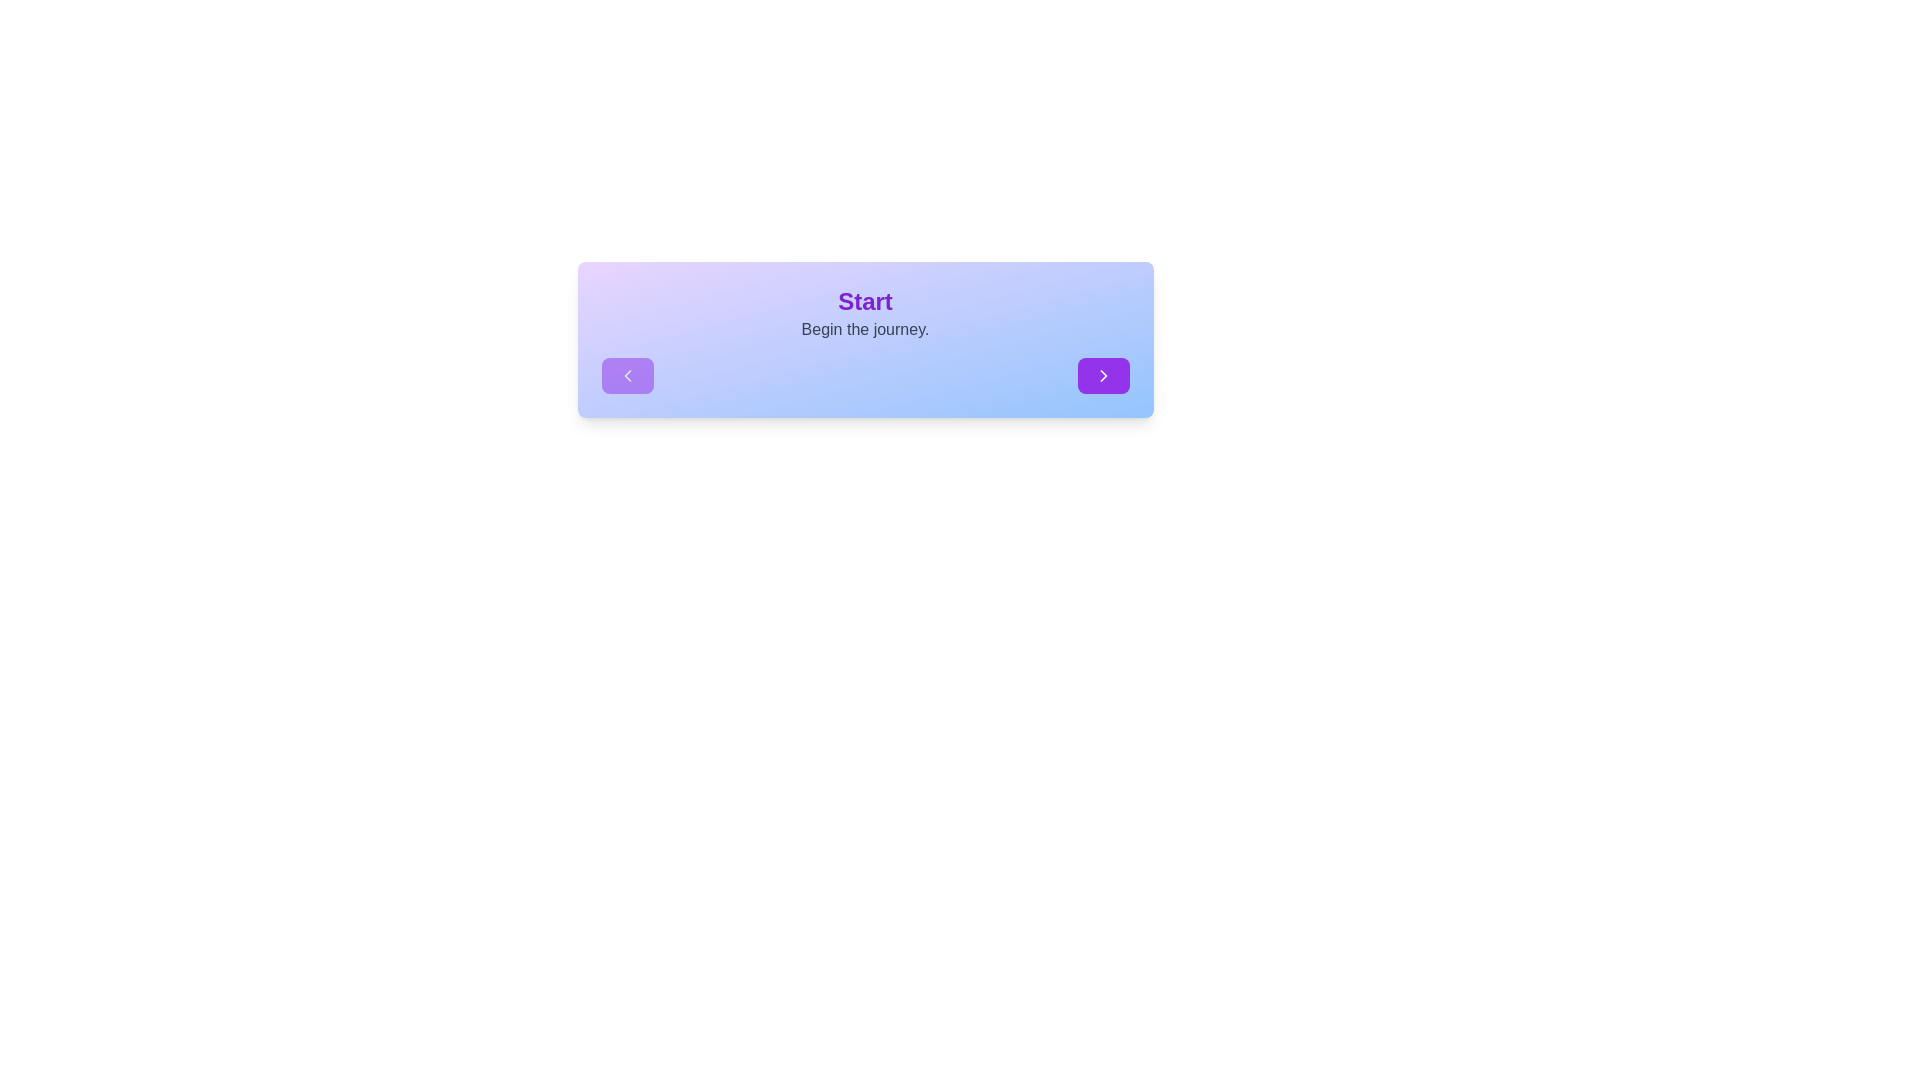 The width and height of the screenshot is (1920, 1080). What do you see at coordinates (1102, 375) in the screenshot?
I see `the navigation button to move to the next step` at bounding box center [1102, 375].